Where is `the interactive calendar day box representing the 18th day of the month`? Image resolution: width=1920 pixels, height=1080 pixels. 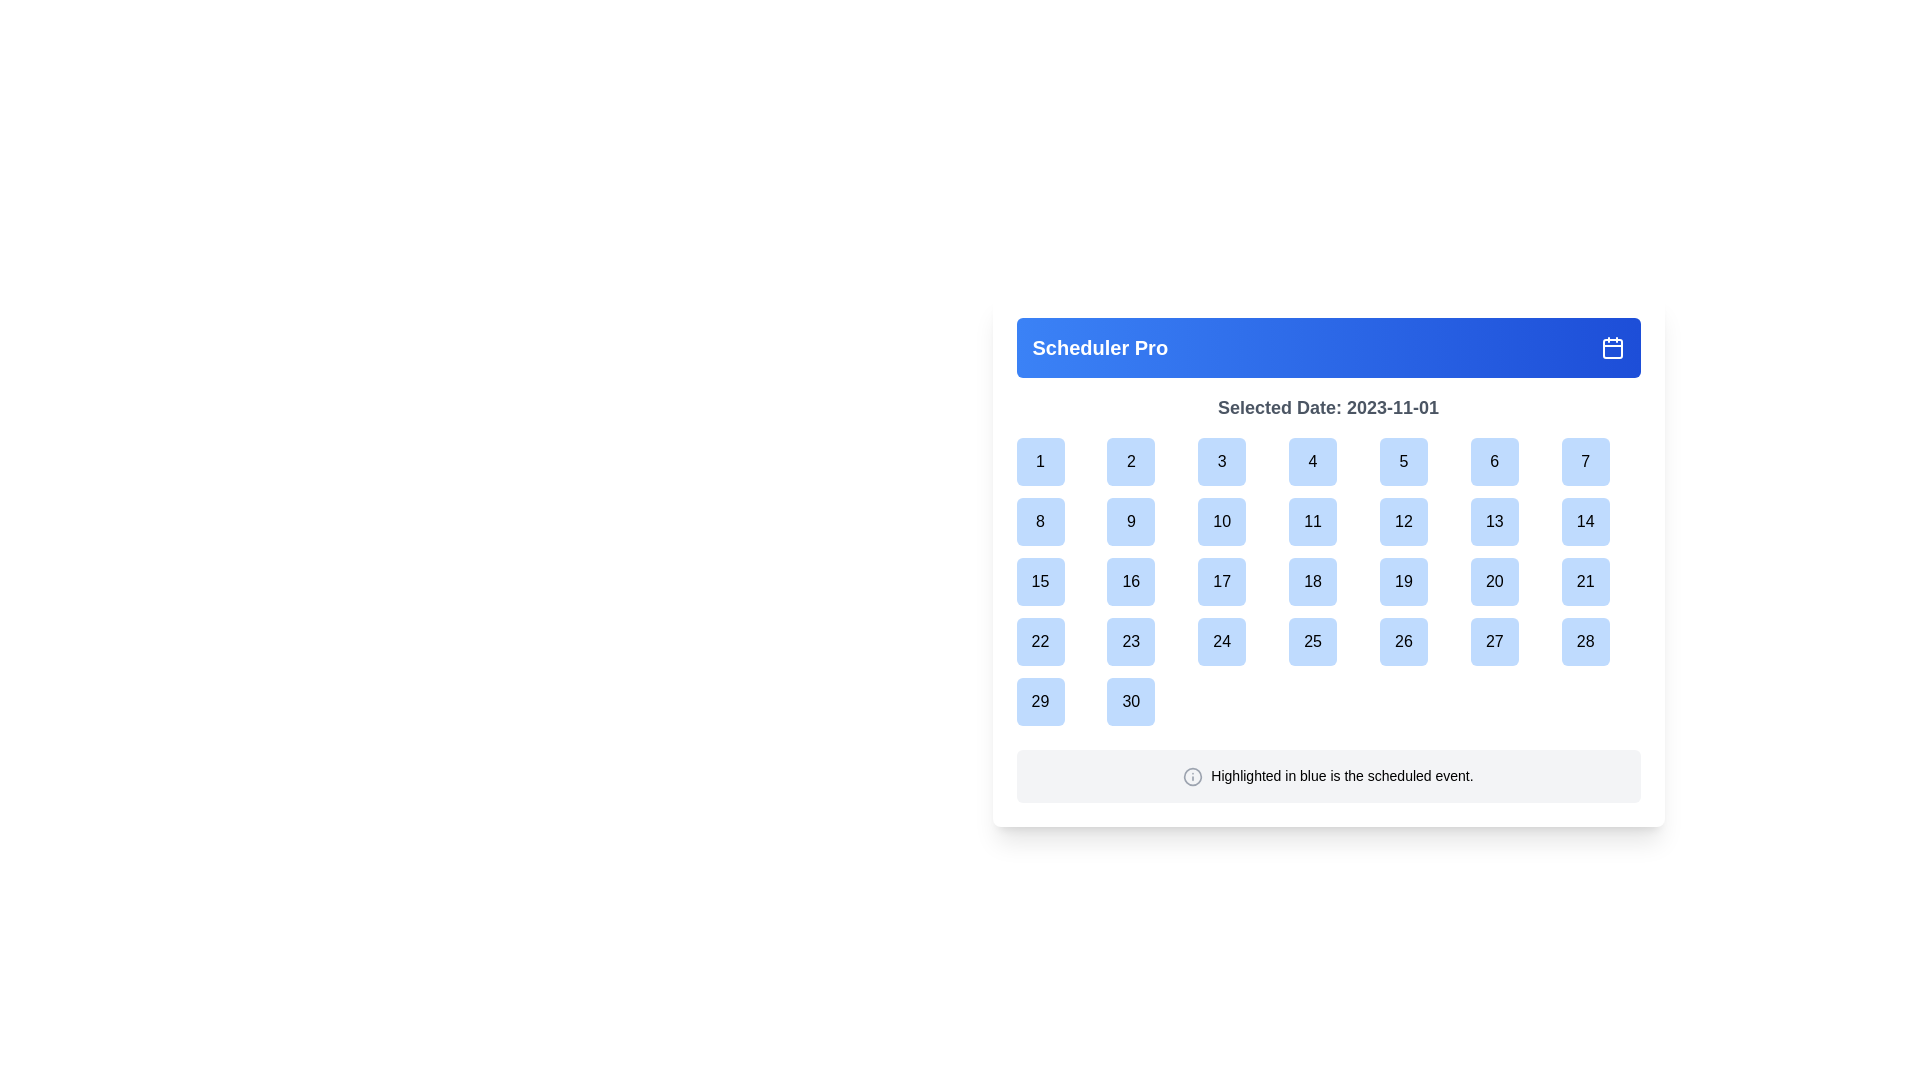
the interactive calendar day box representing the 18th day of the month is located at coordinates (1328, 582).